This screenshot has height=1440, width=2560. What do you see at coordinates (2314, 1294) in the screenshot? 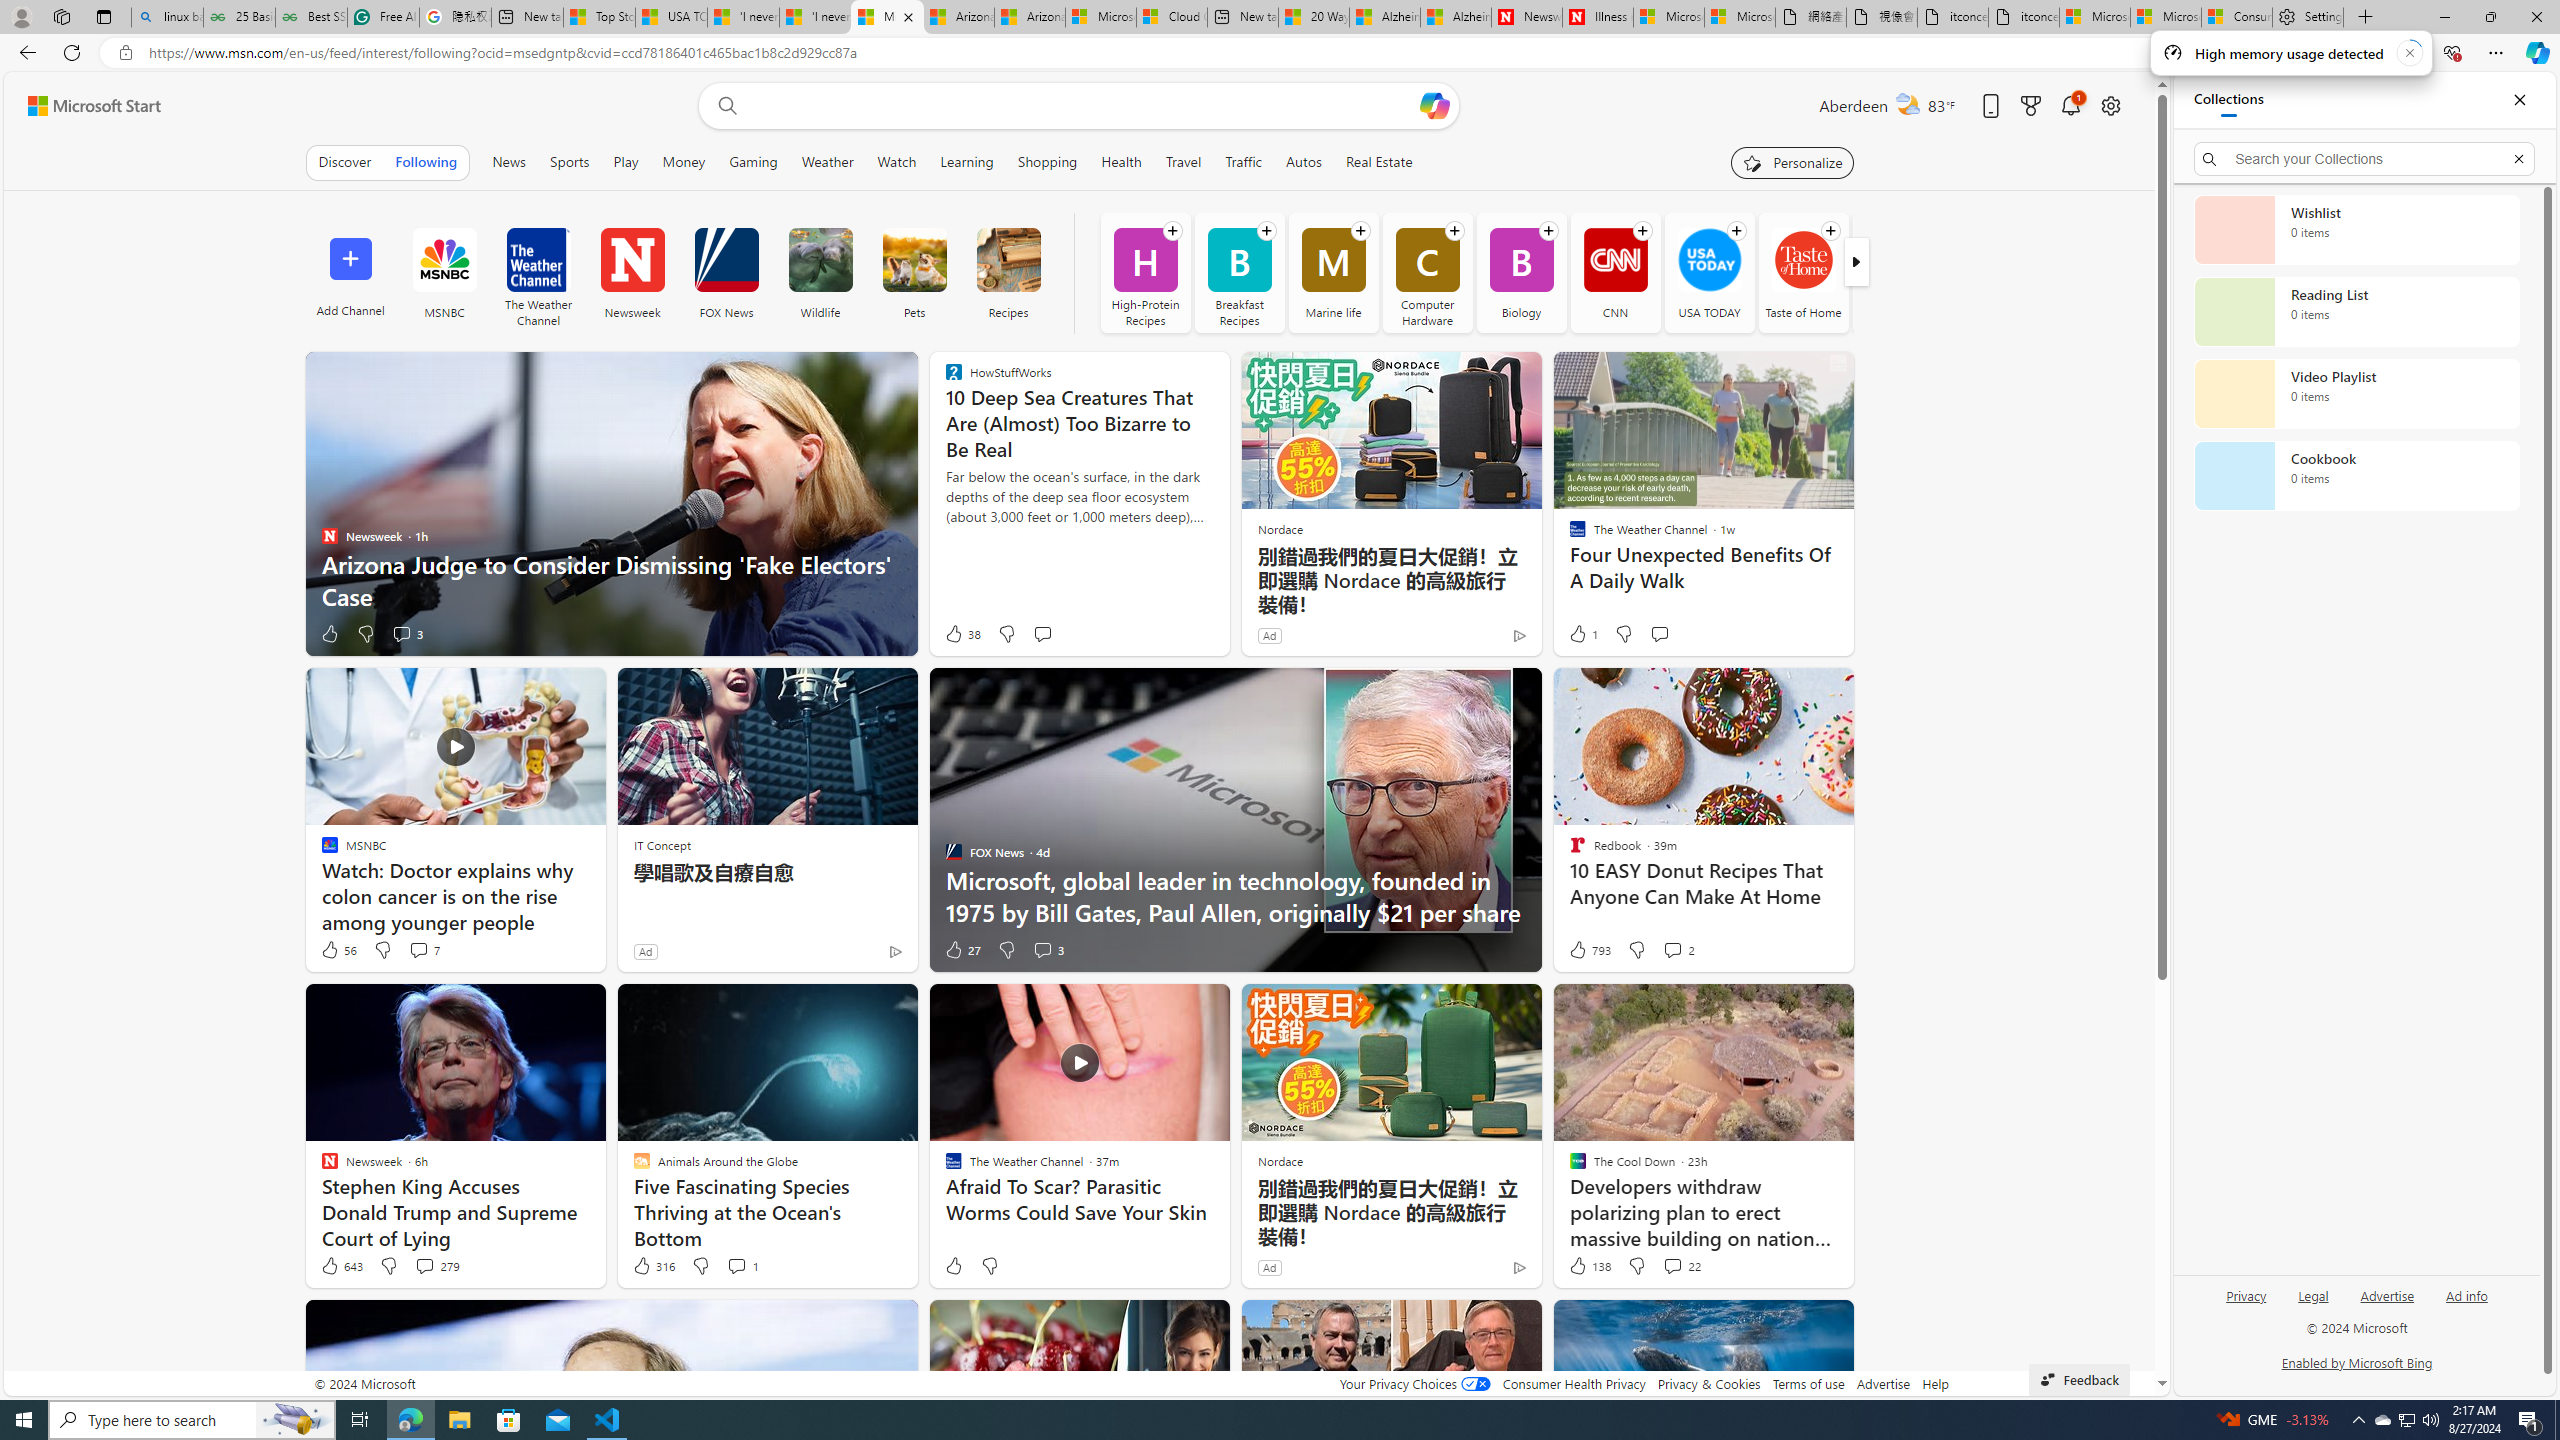
I see `'Legal'` at bounding box center [2314, 1294].